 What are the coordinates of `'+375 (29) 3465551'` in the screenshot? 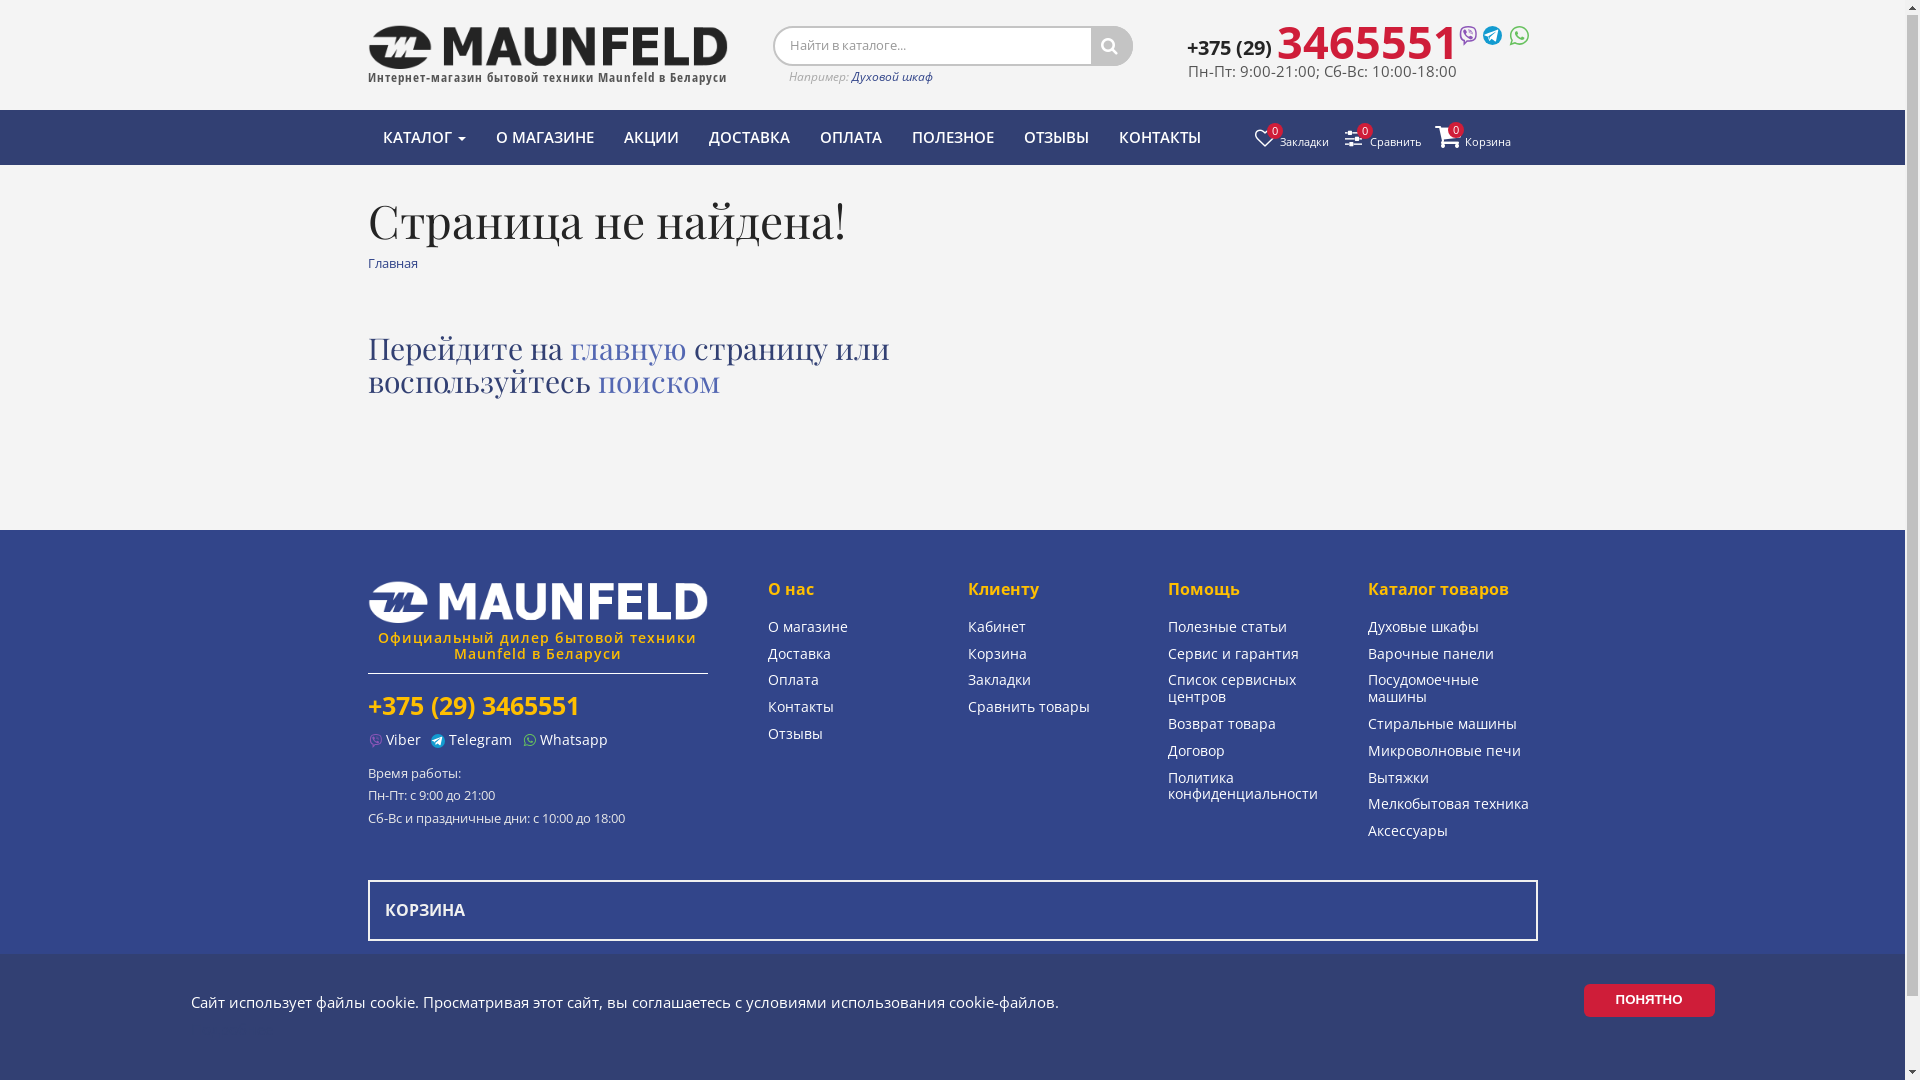 It's located at (1321, 47).